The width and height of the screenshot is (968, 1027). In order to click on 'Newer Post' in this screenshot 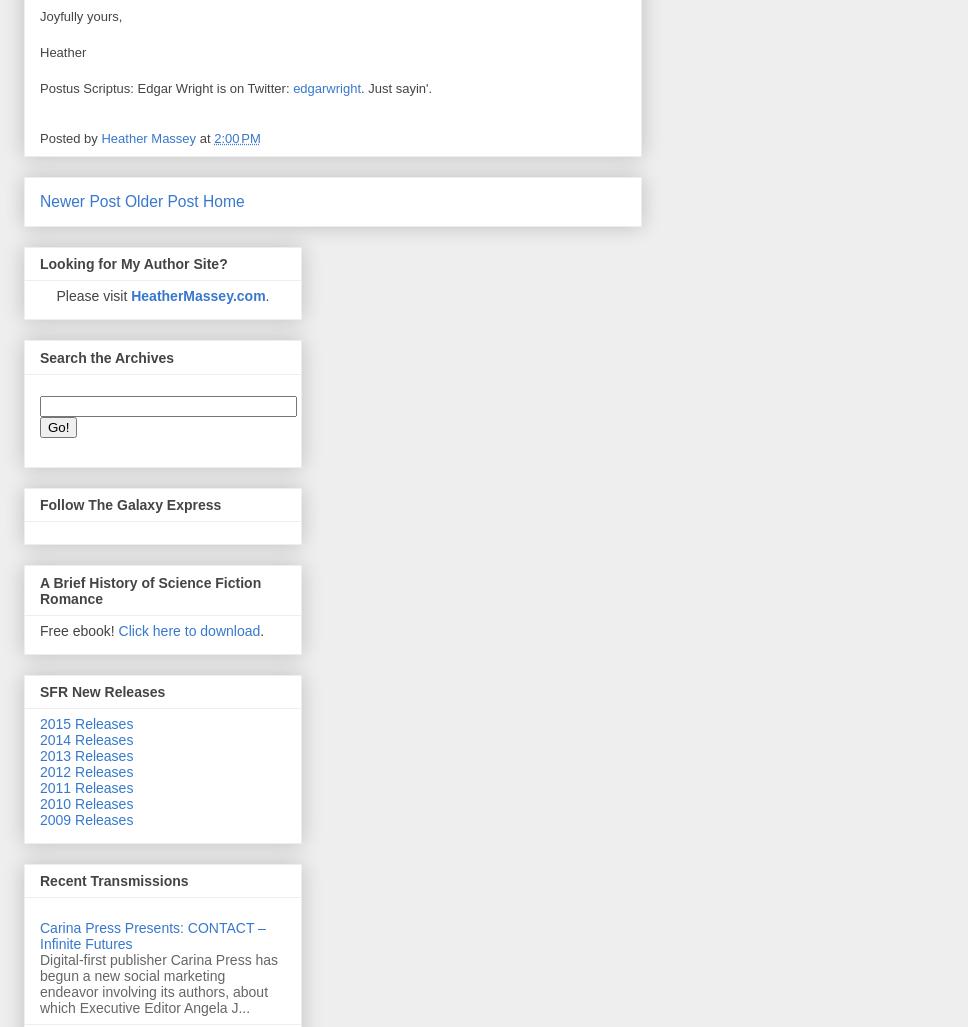, I will do `click(78, 199)`.